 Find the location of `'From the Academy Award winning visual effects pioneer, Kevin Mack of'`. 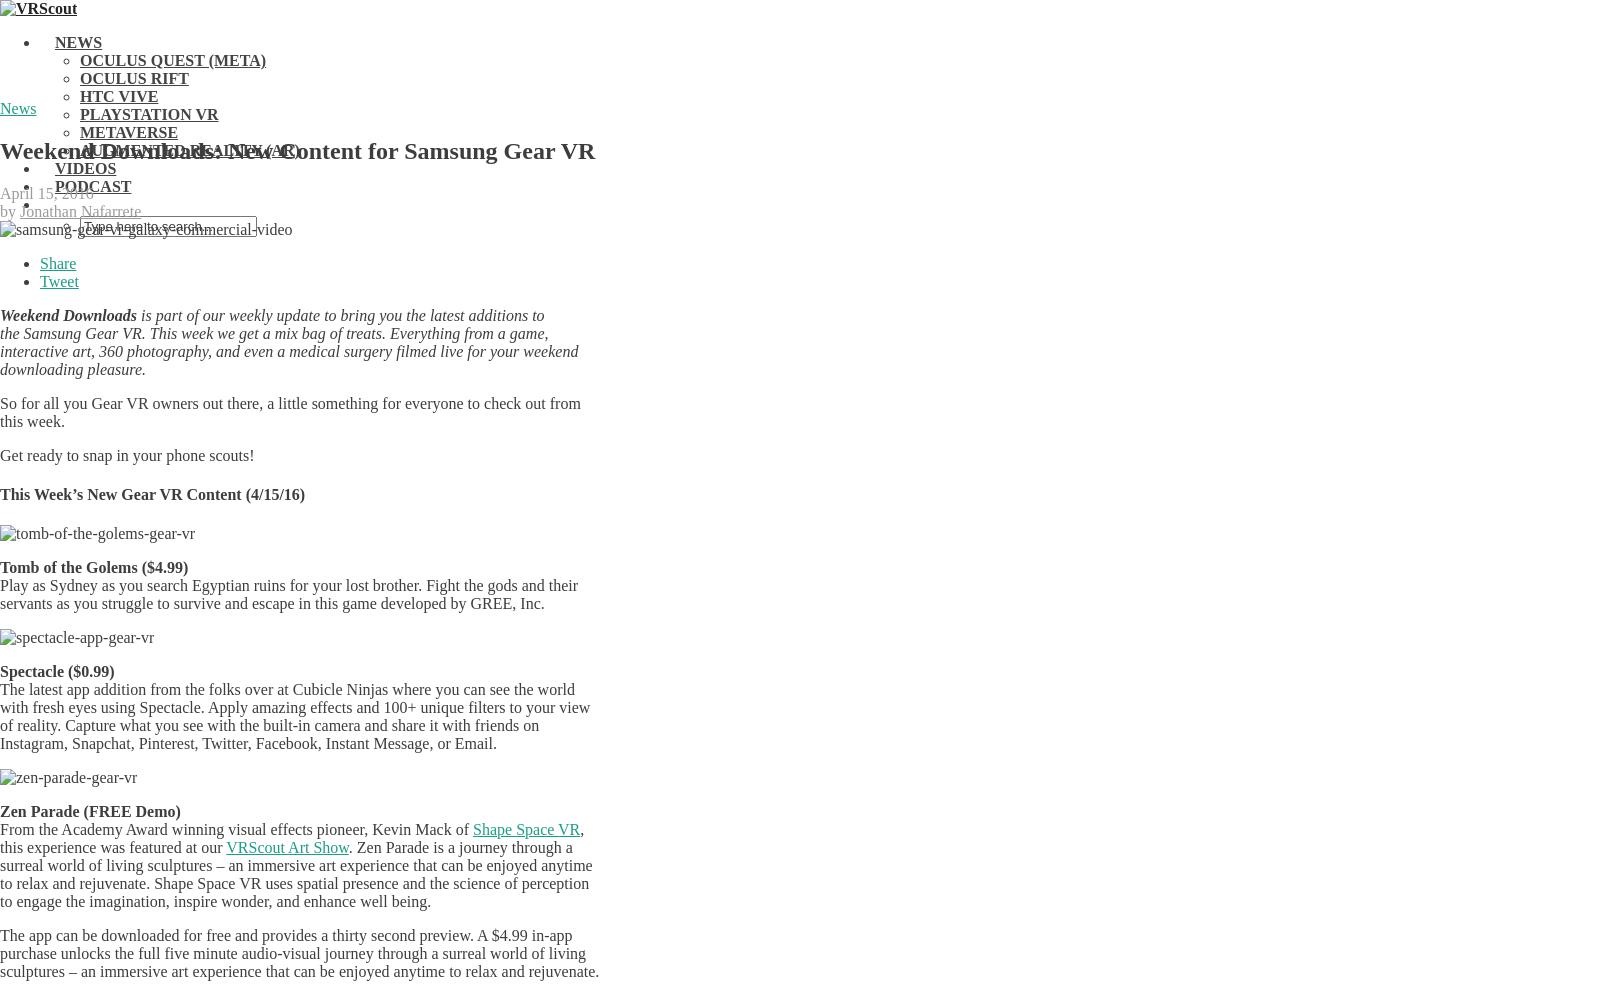

'From the Academy Award winning visual effects pioneer, Kevin Mack of' is located at coordinates (236, 828).